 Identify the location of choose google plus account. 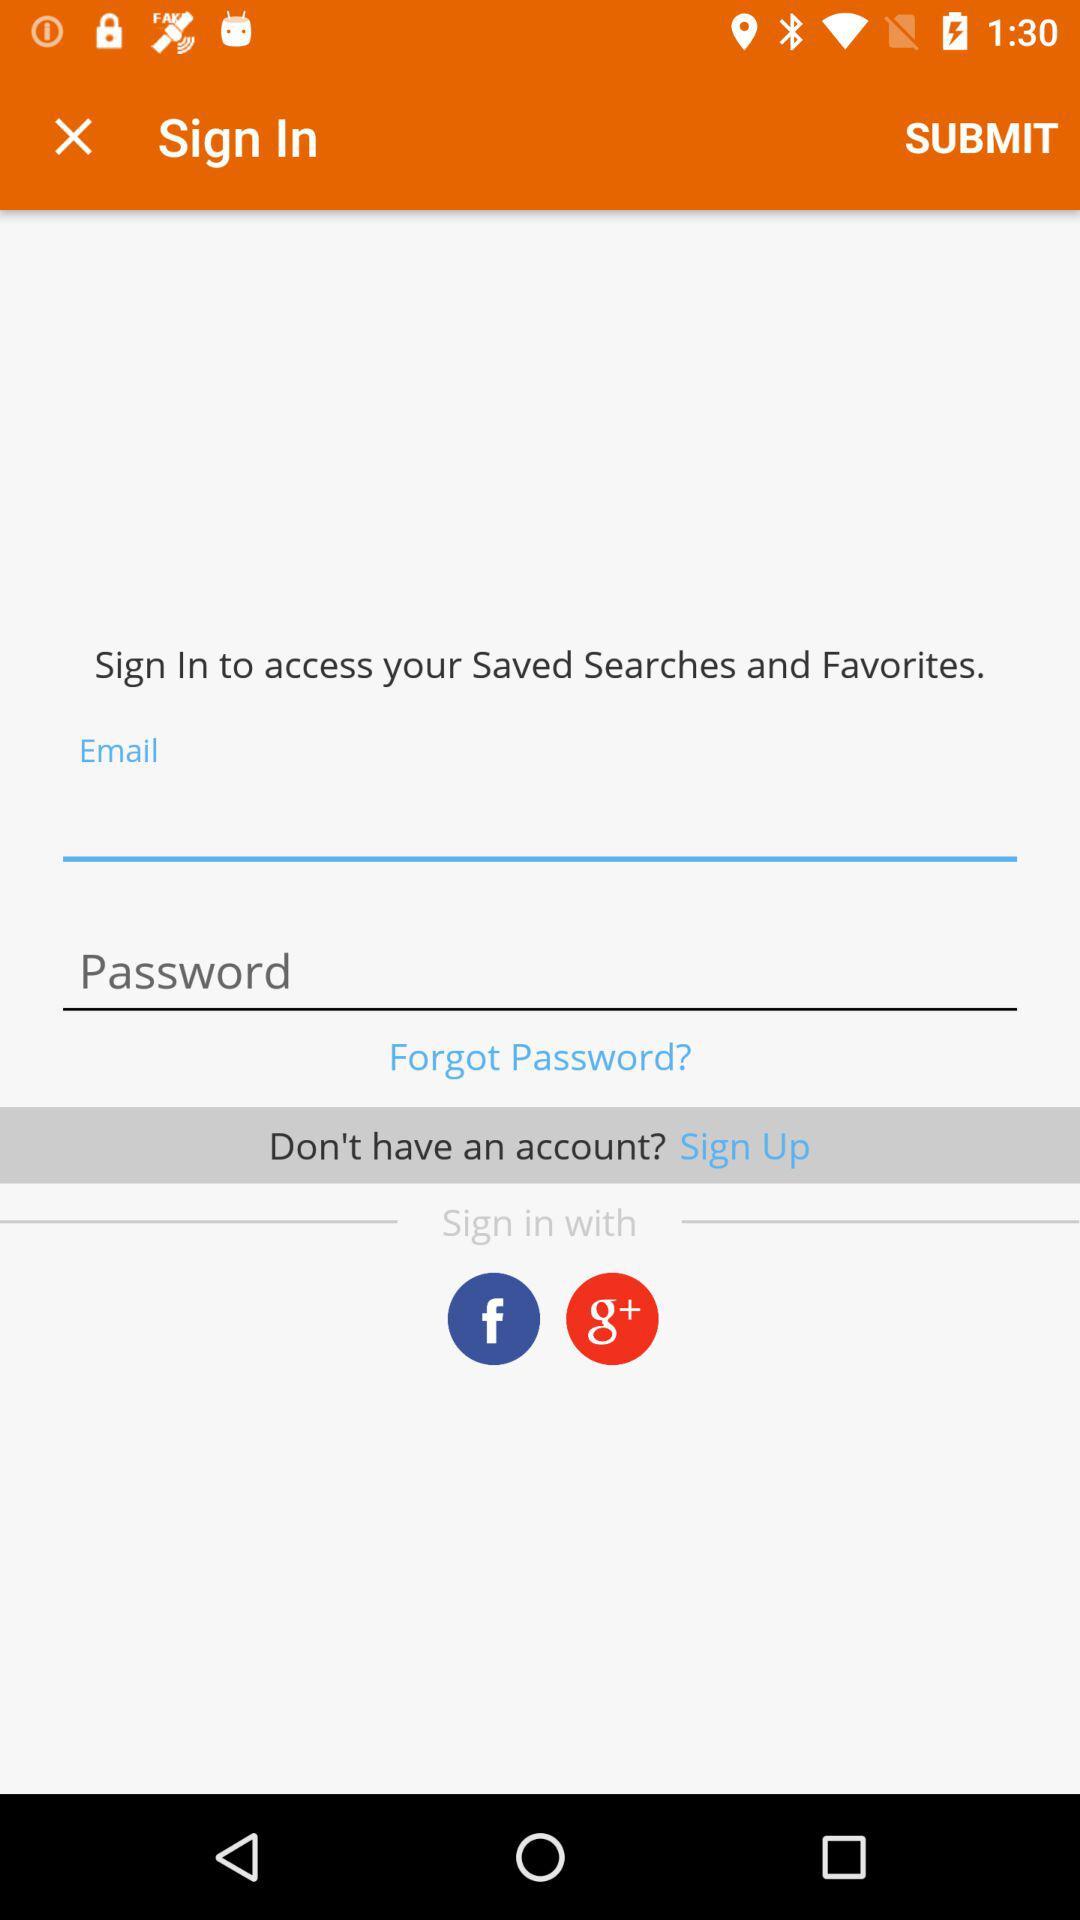
(611, 1318).